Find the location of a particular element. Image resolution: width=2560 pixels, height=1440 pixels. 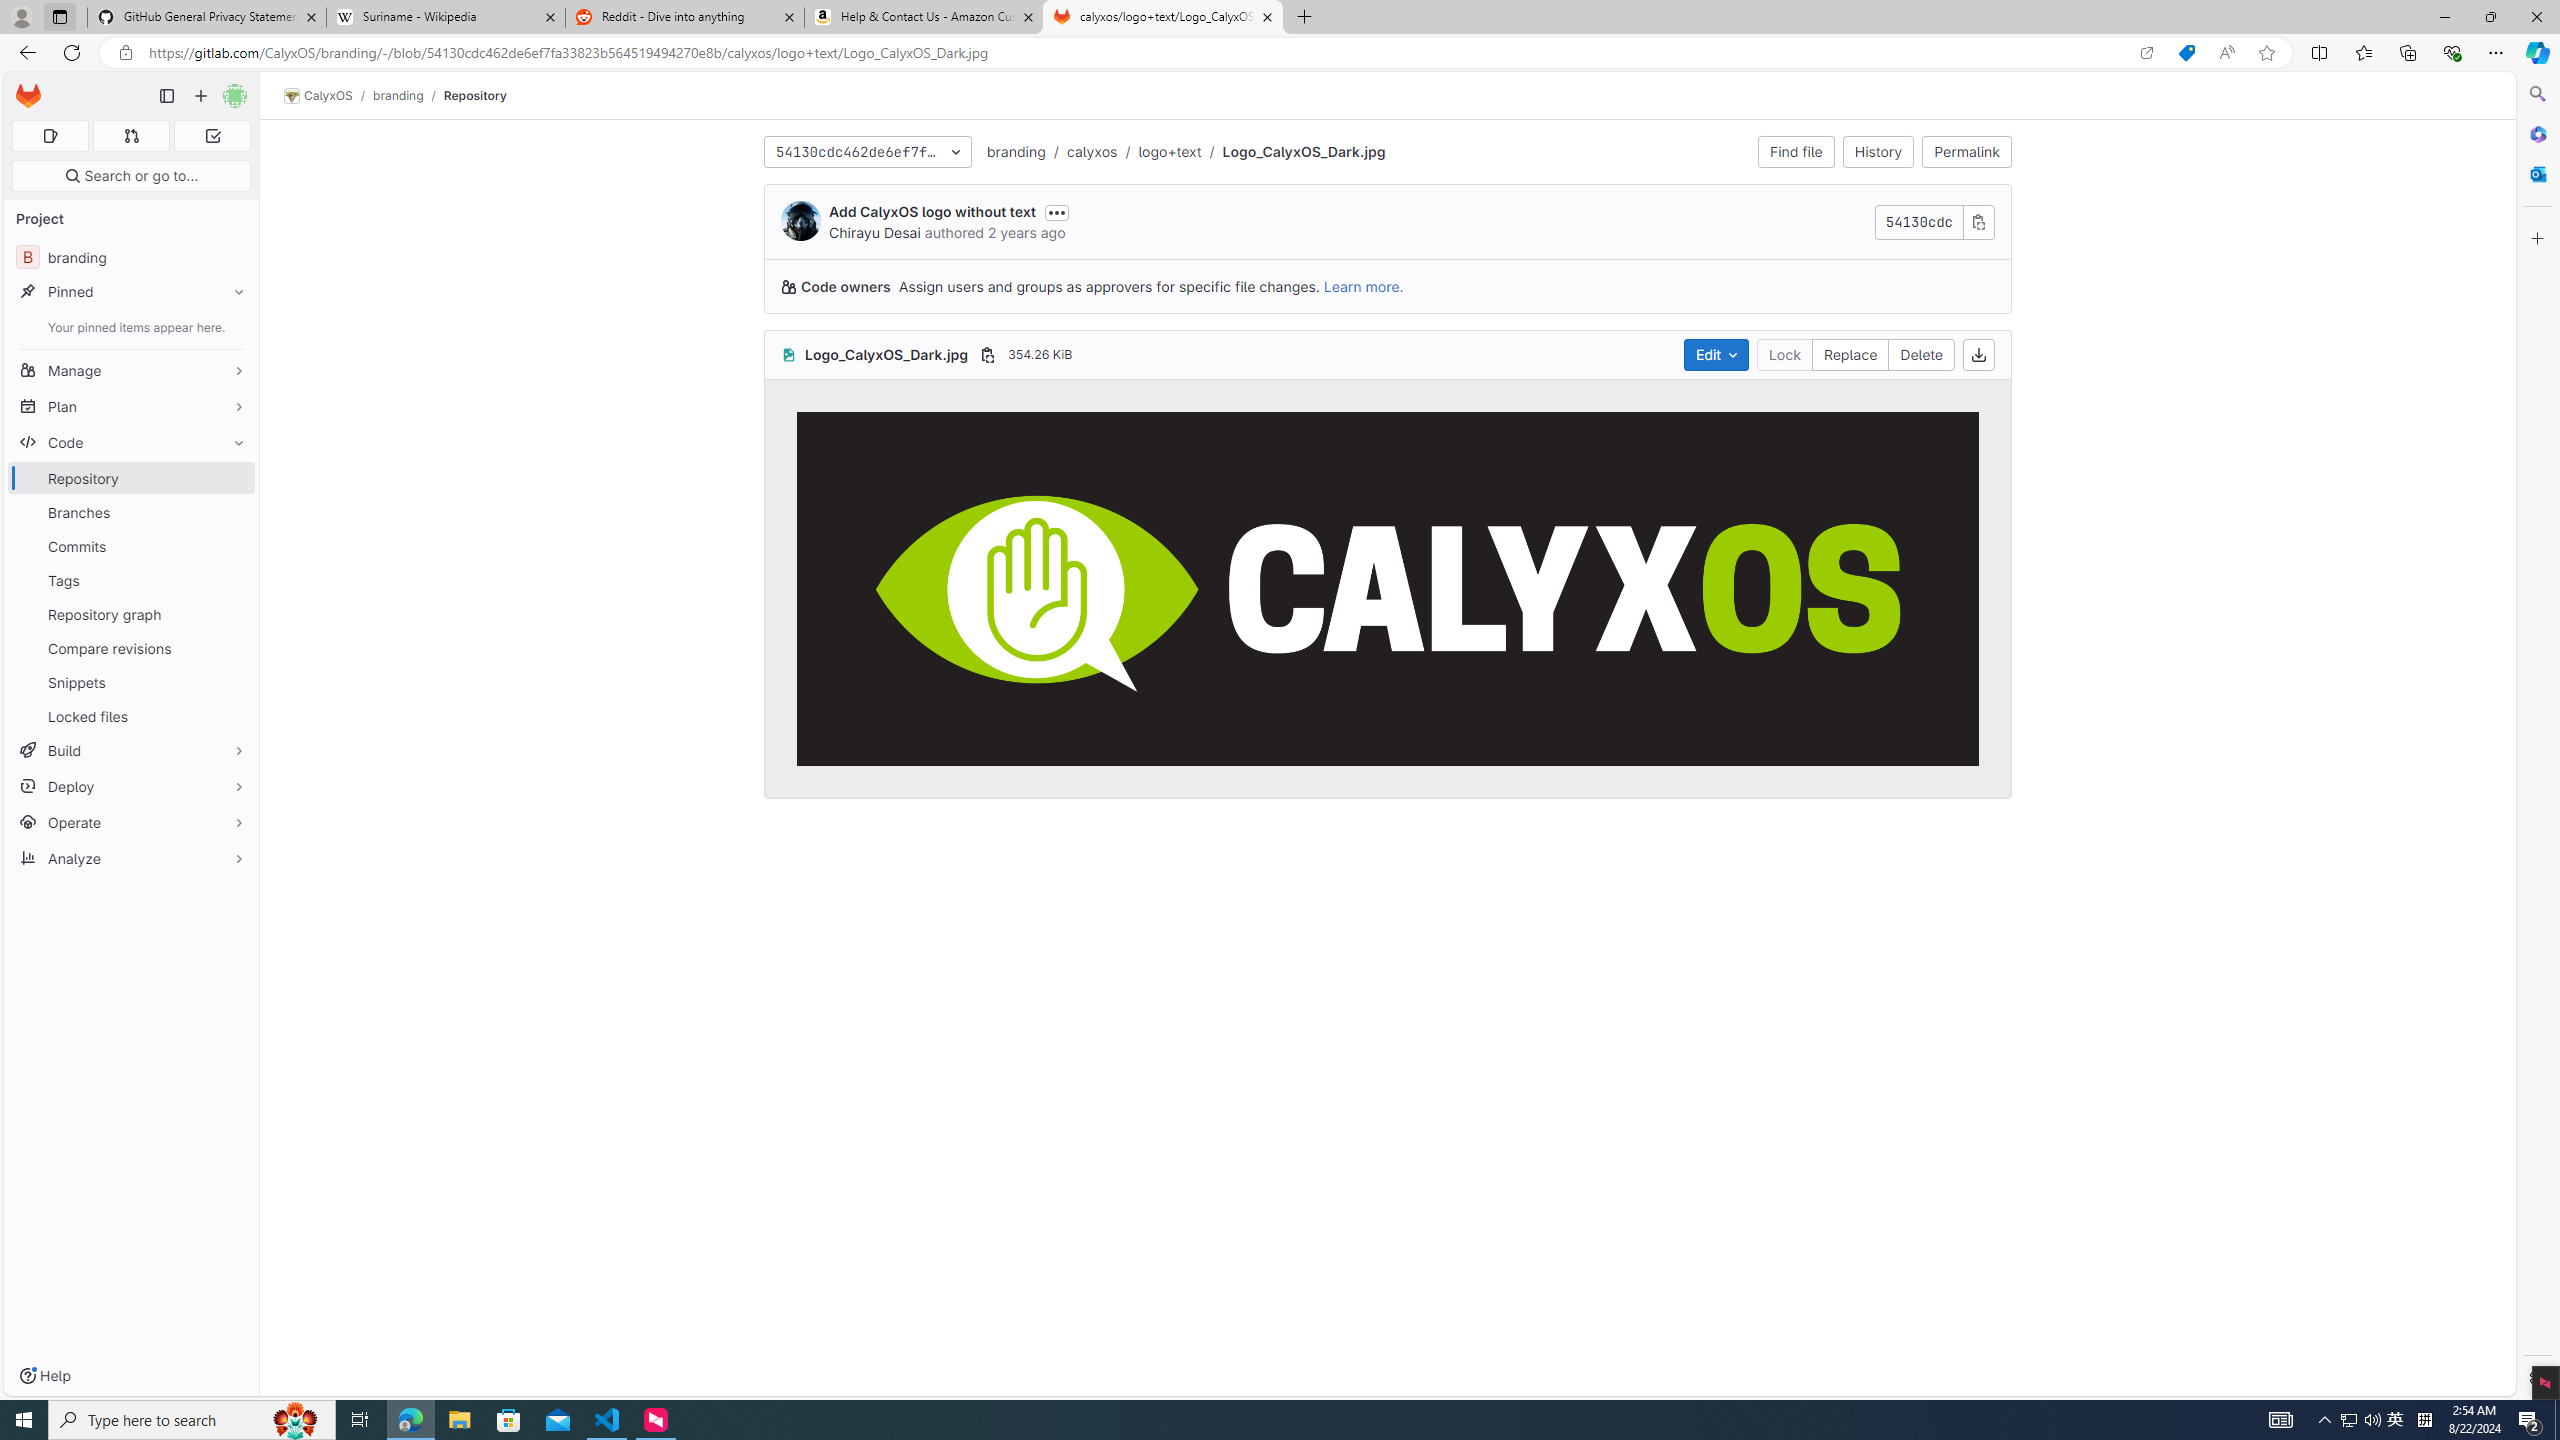

'logo+text' is located at coordinates (1170, 150).